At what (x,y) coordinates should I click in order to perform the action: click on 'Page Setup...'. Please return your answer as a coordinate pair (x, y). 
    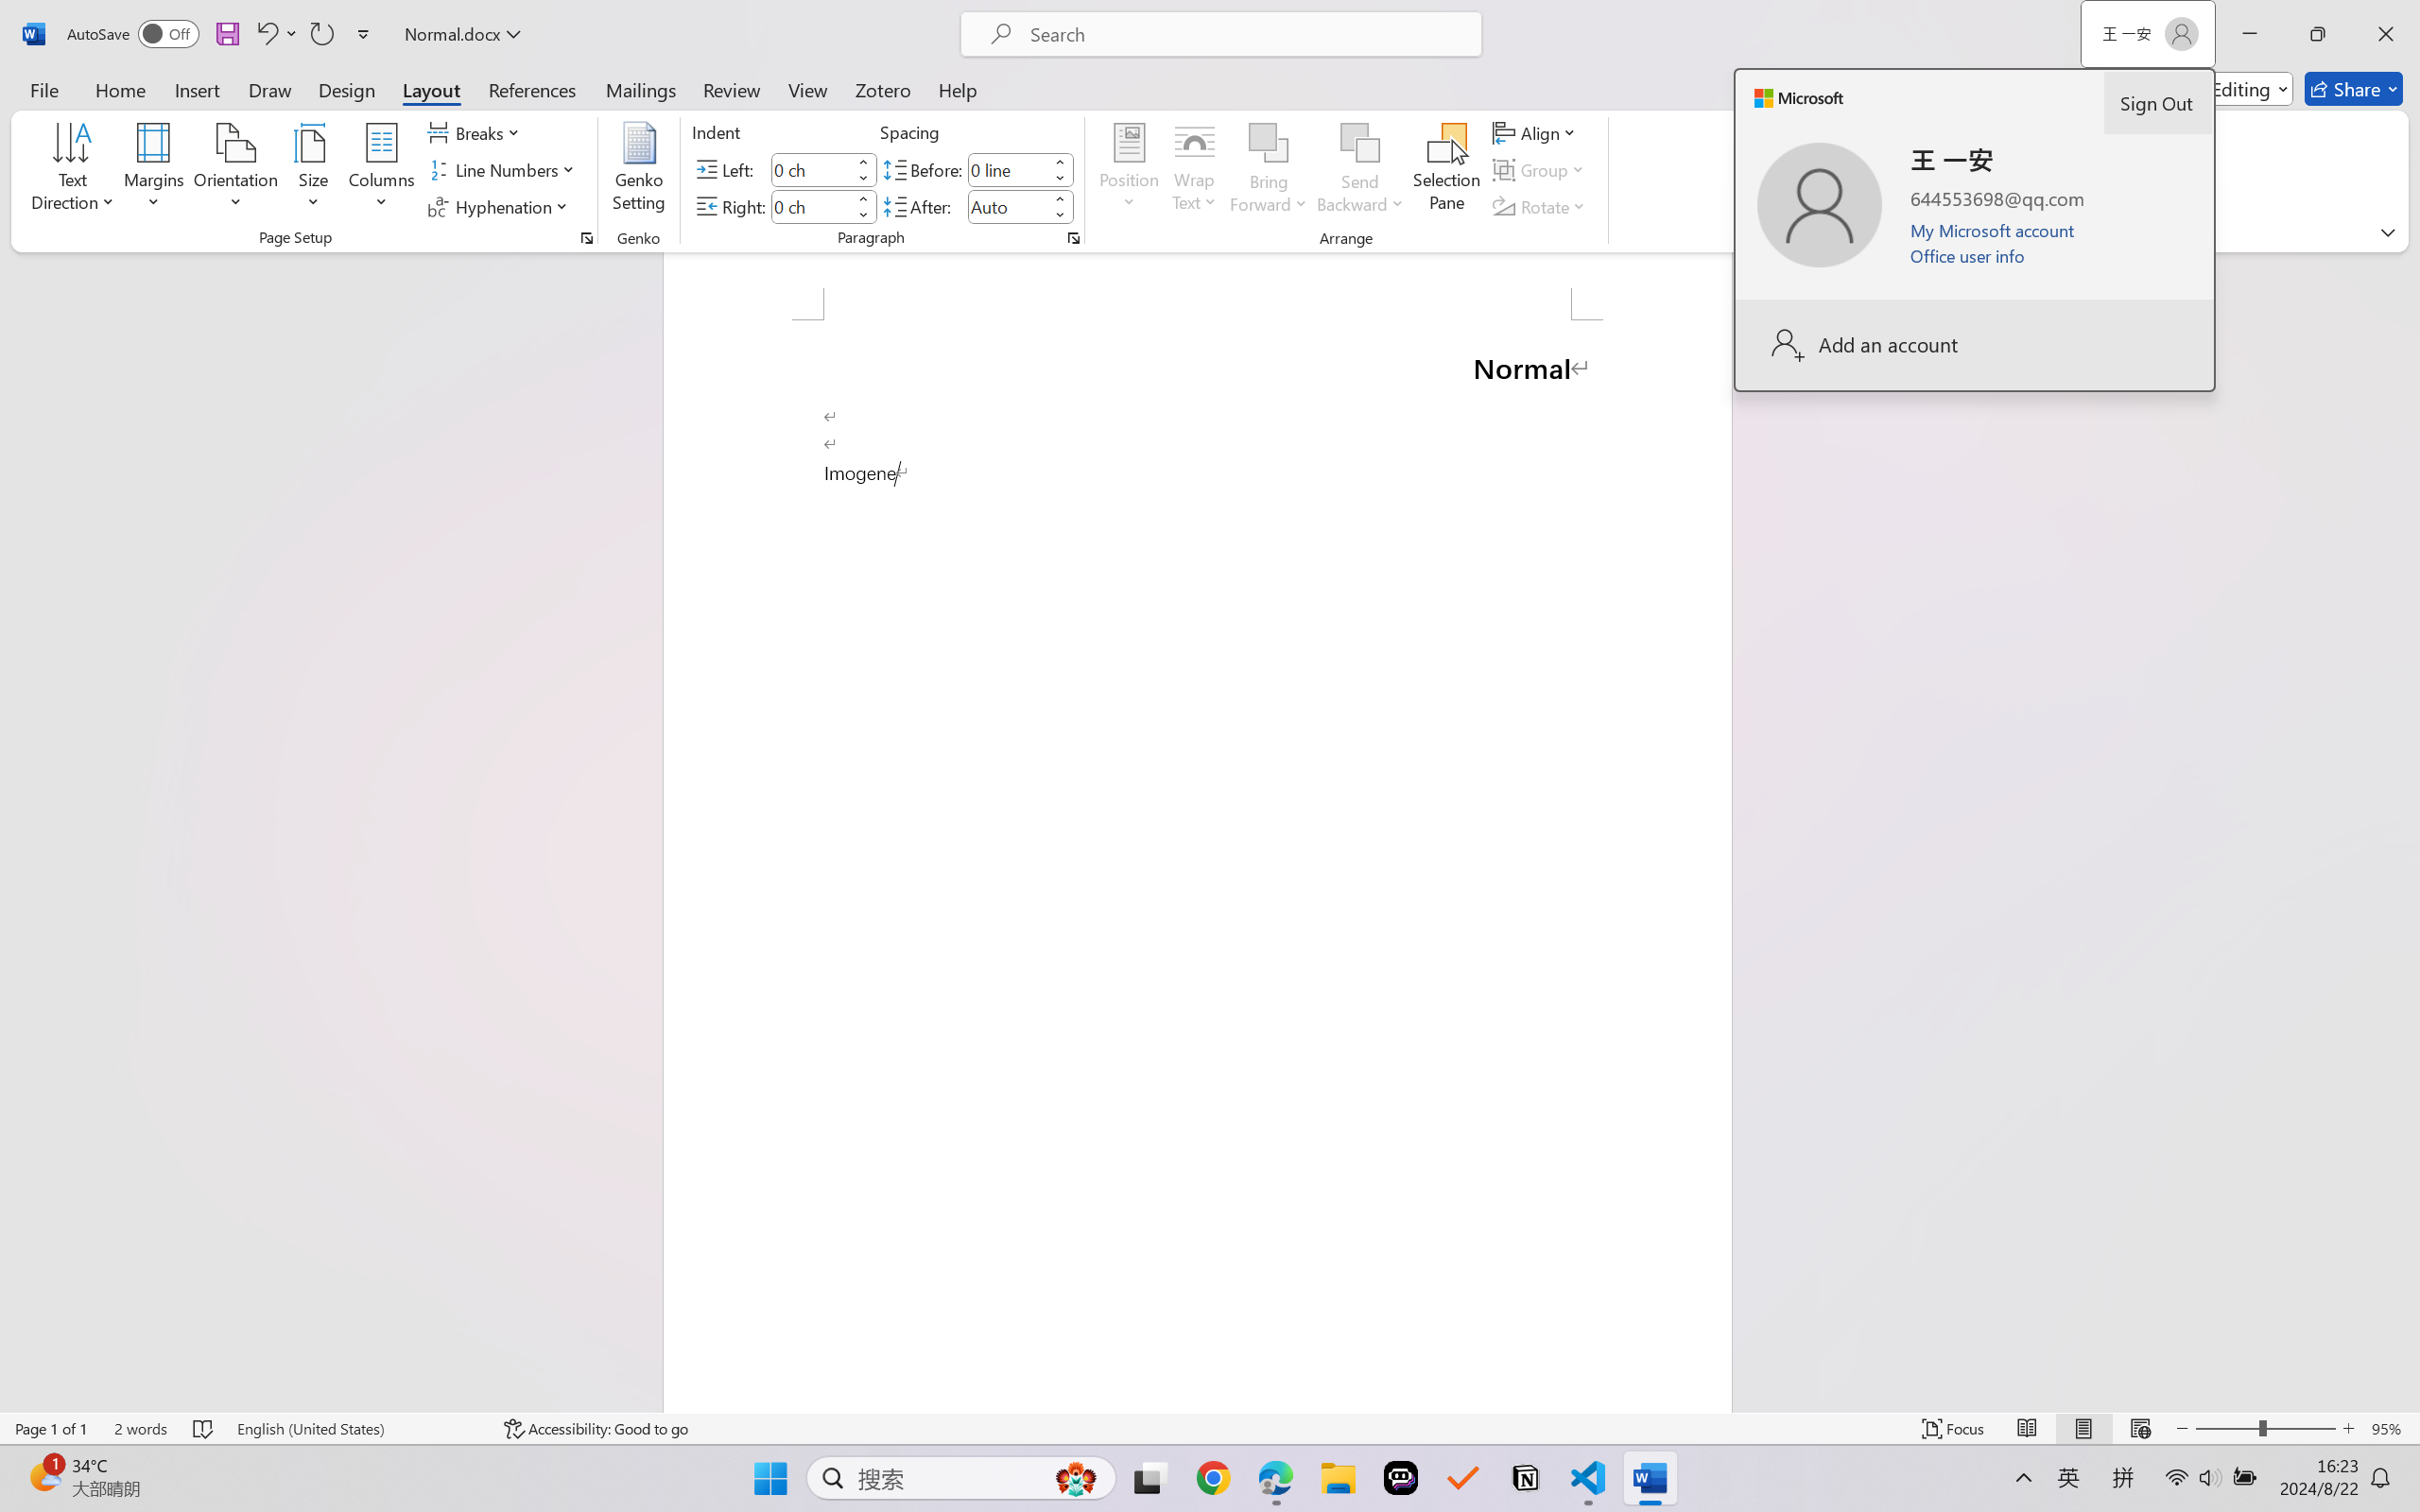
    Looking at the image, I should click on (585, 237).